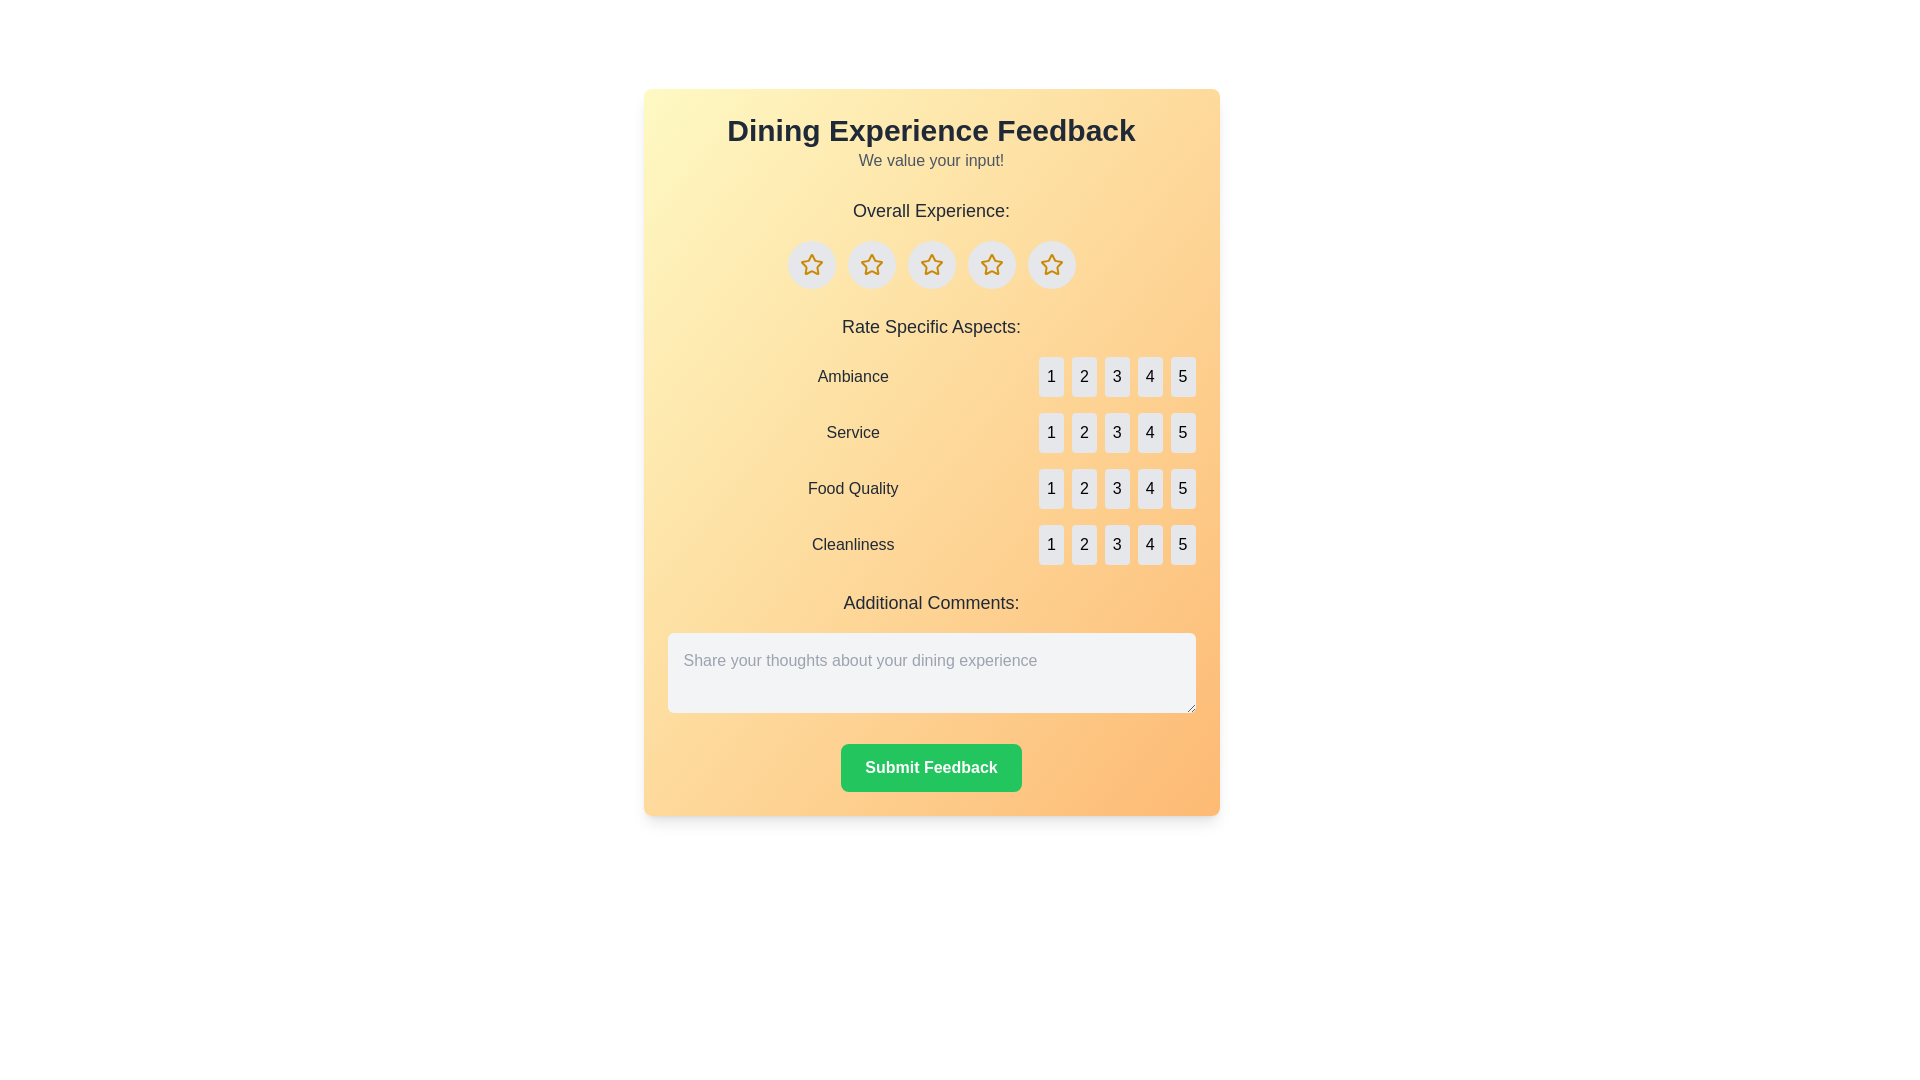 The width and height of the screenshot is (1920, 1080). I want to click on the rounded rectangular button labeled '1', which has a gray background and changes to yellow when hovered over, so click(1050, 544).